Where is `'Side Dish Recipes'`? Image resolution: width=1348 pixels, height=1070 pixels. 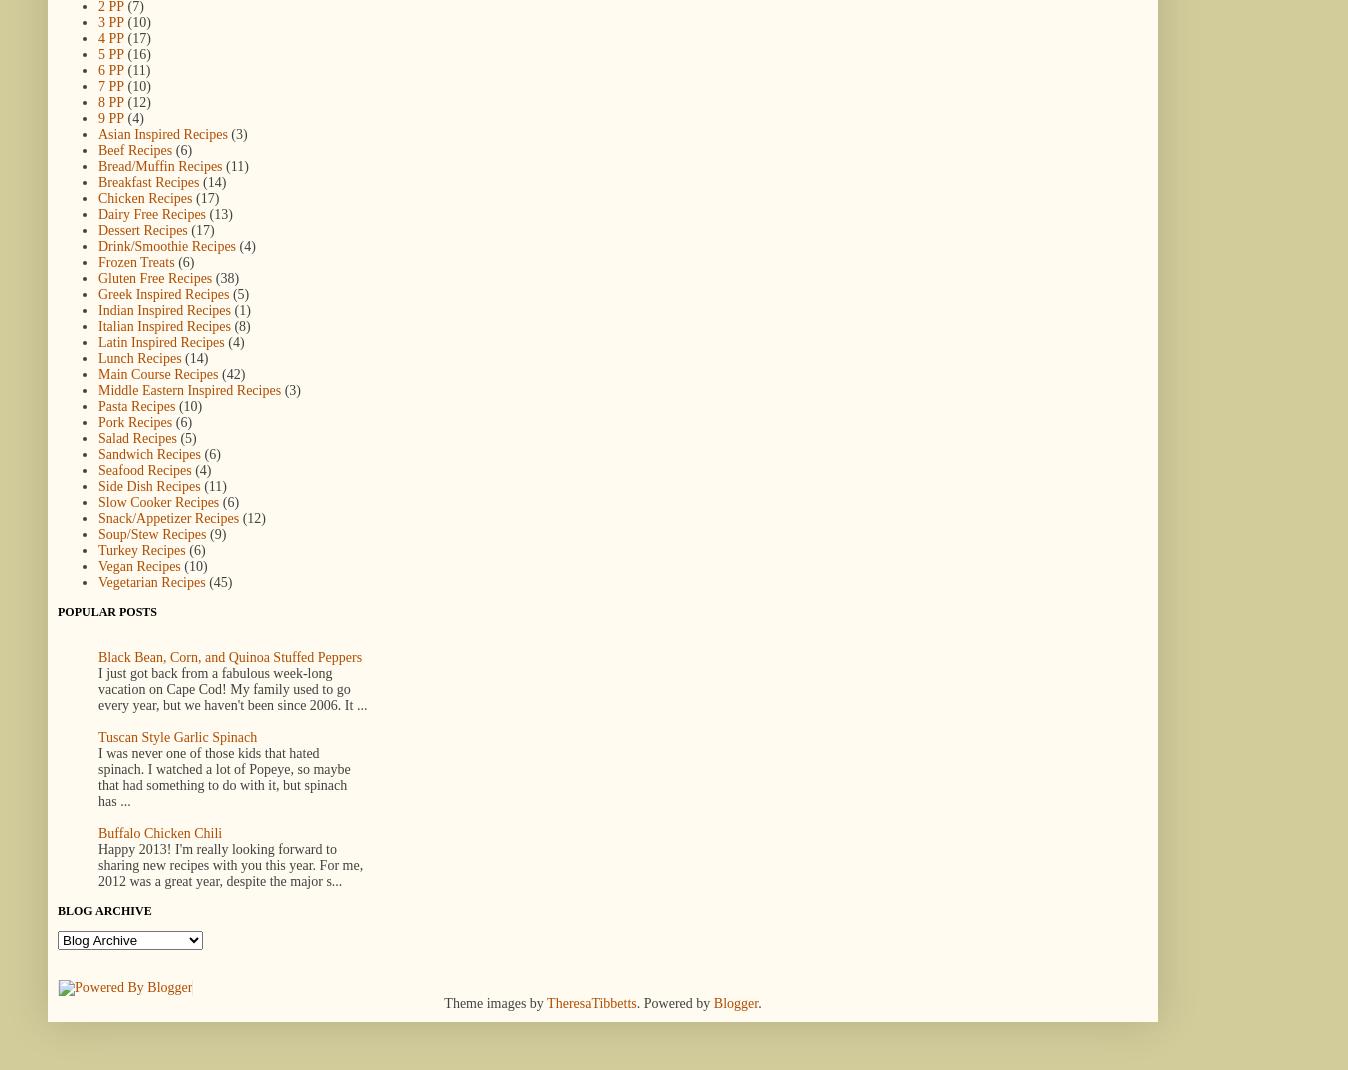 'Side Dish Recipes' is located at coordinates (147, 486).